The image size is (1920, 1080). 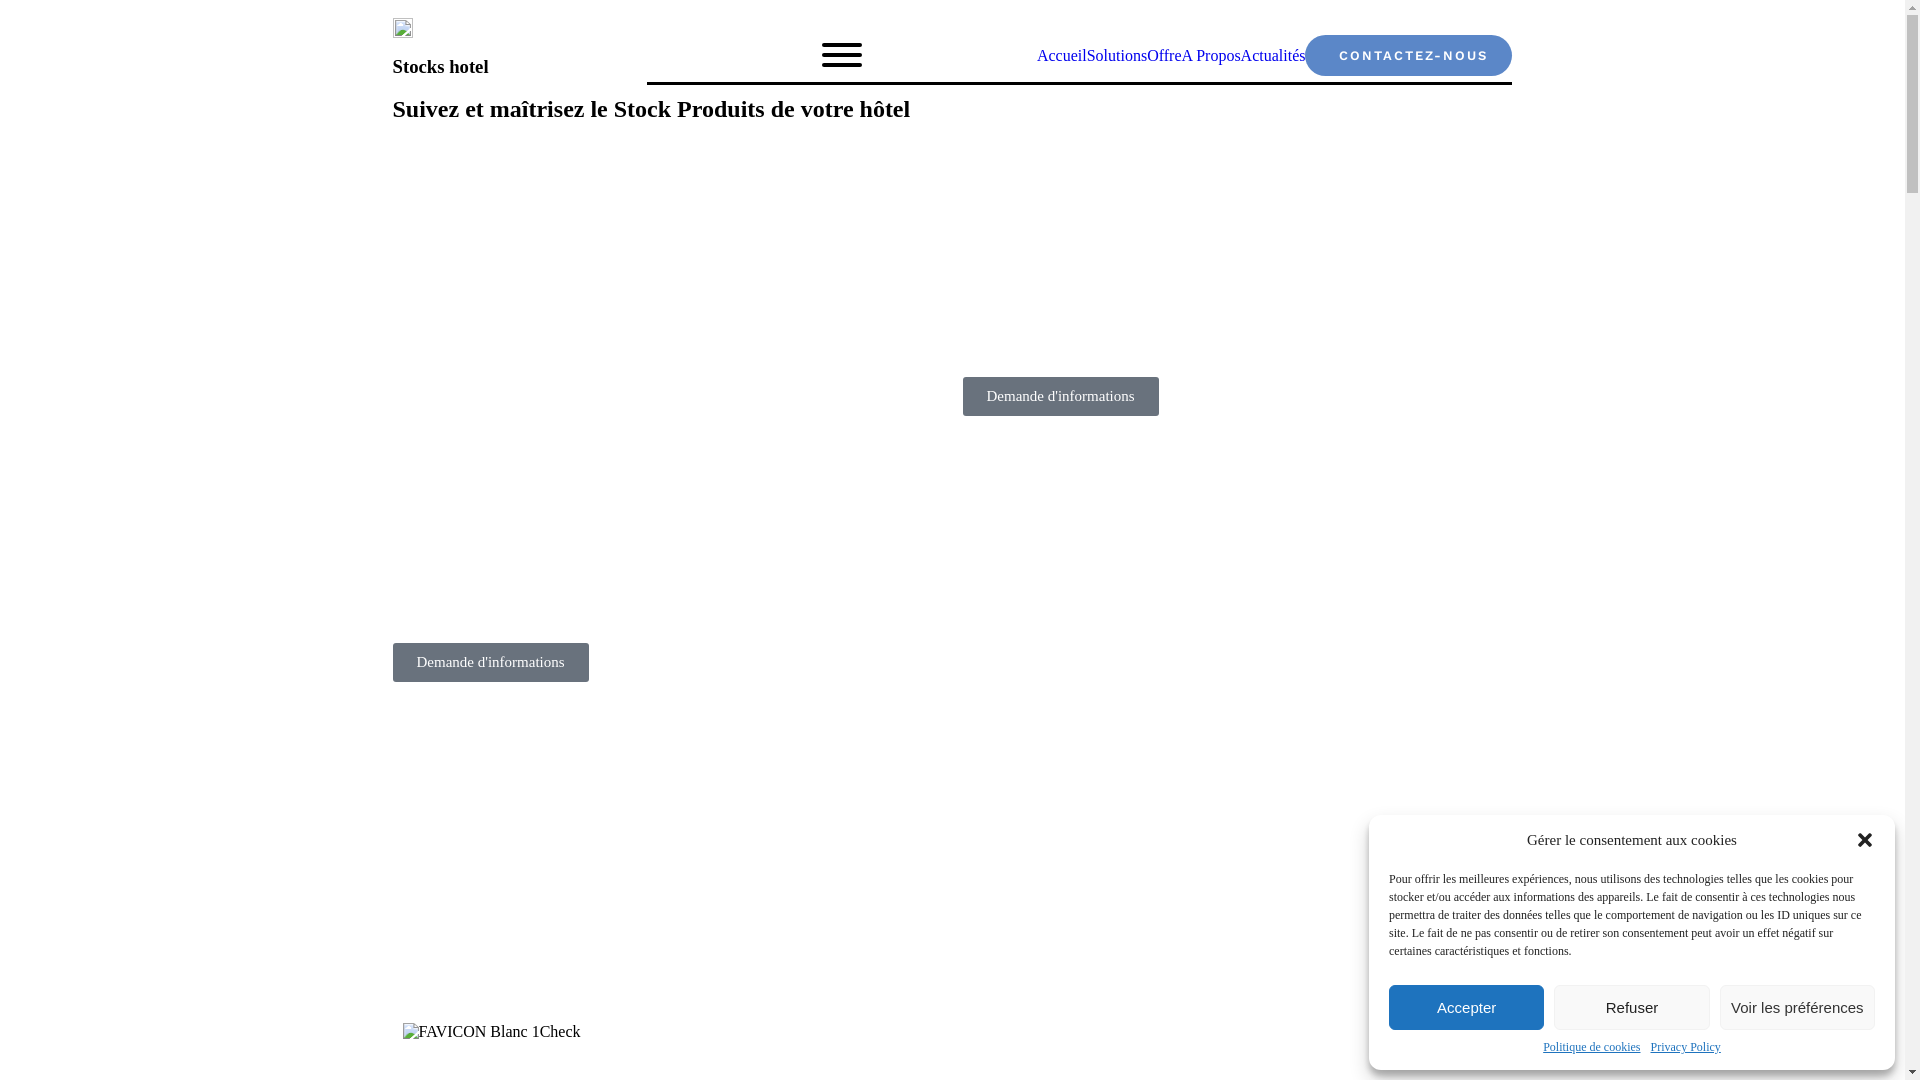 What do you see at coordinates (1036, 54) in the screenshot?
I see `'Accueil'` at bounding box center [1036, 54].